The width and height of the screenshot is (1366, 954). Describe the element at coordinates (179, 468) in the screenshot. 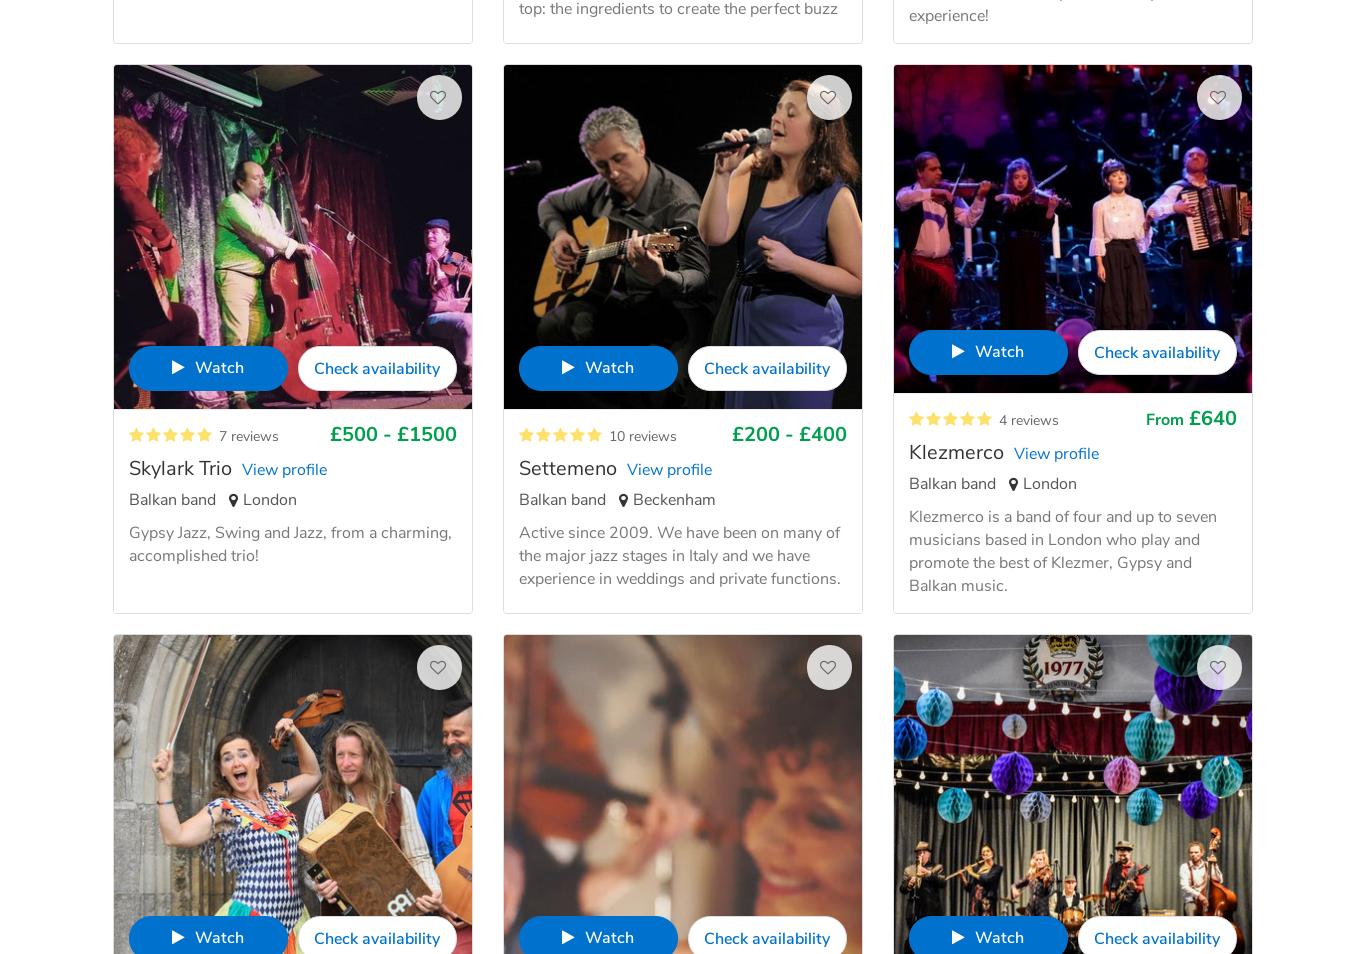

I see `'Skylark Trio'` at that location.